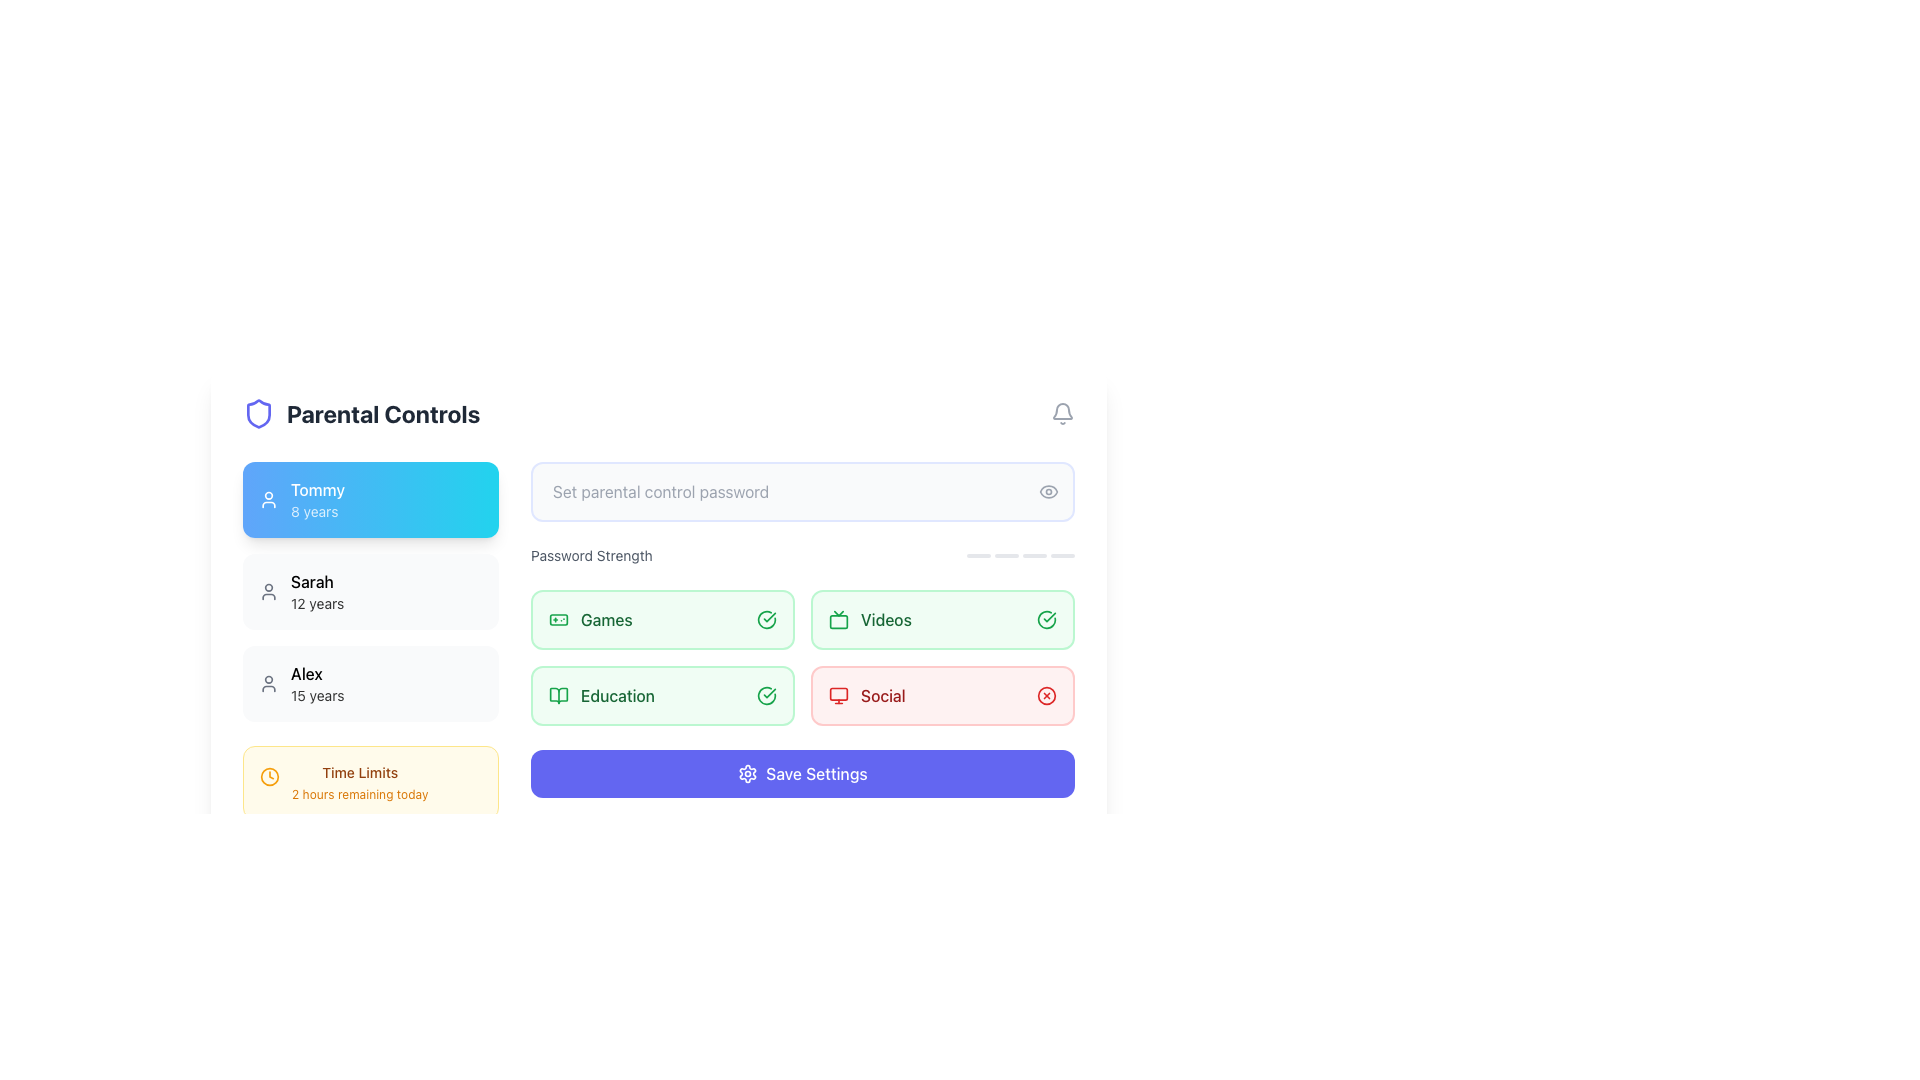 This screenshot has width=1920, height=1080. What do you see at coordinates (361, 412) in the screenshot?
I see `the Text Label with an Accompanying Icon that represents parental controls, located next to a shield-shaped icon` at bounding box center [361, 412].